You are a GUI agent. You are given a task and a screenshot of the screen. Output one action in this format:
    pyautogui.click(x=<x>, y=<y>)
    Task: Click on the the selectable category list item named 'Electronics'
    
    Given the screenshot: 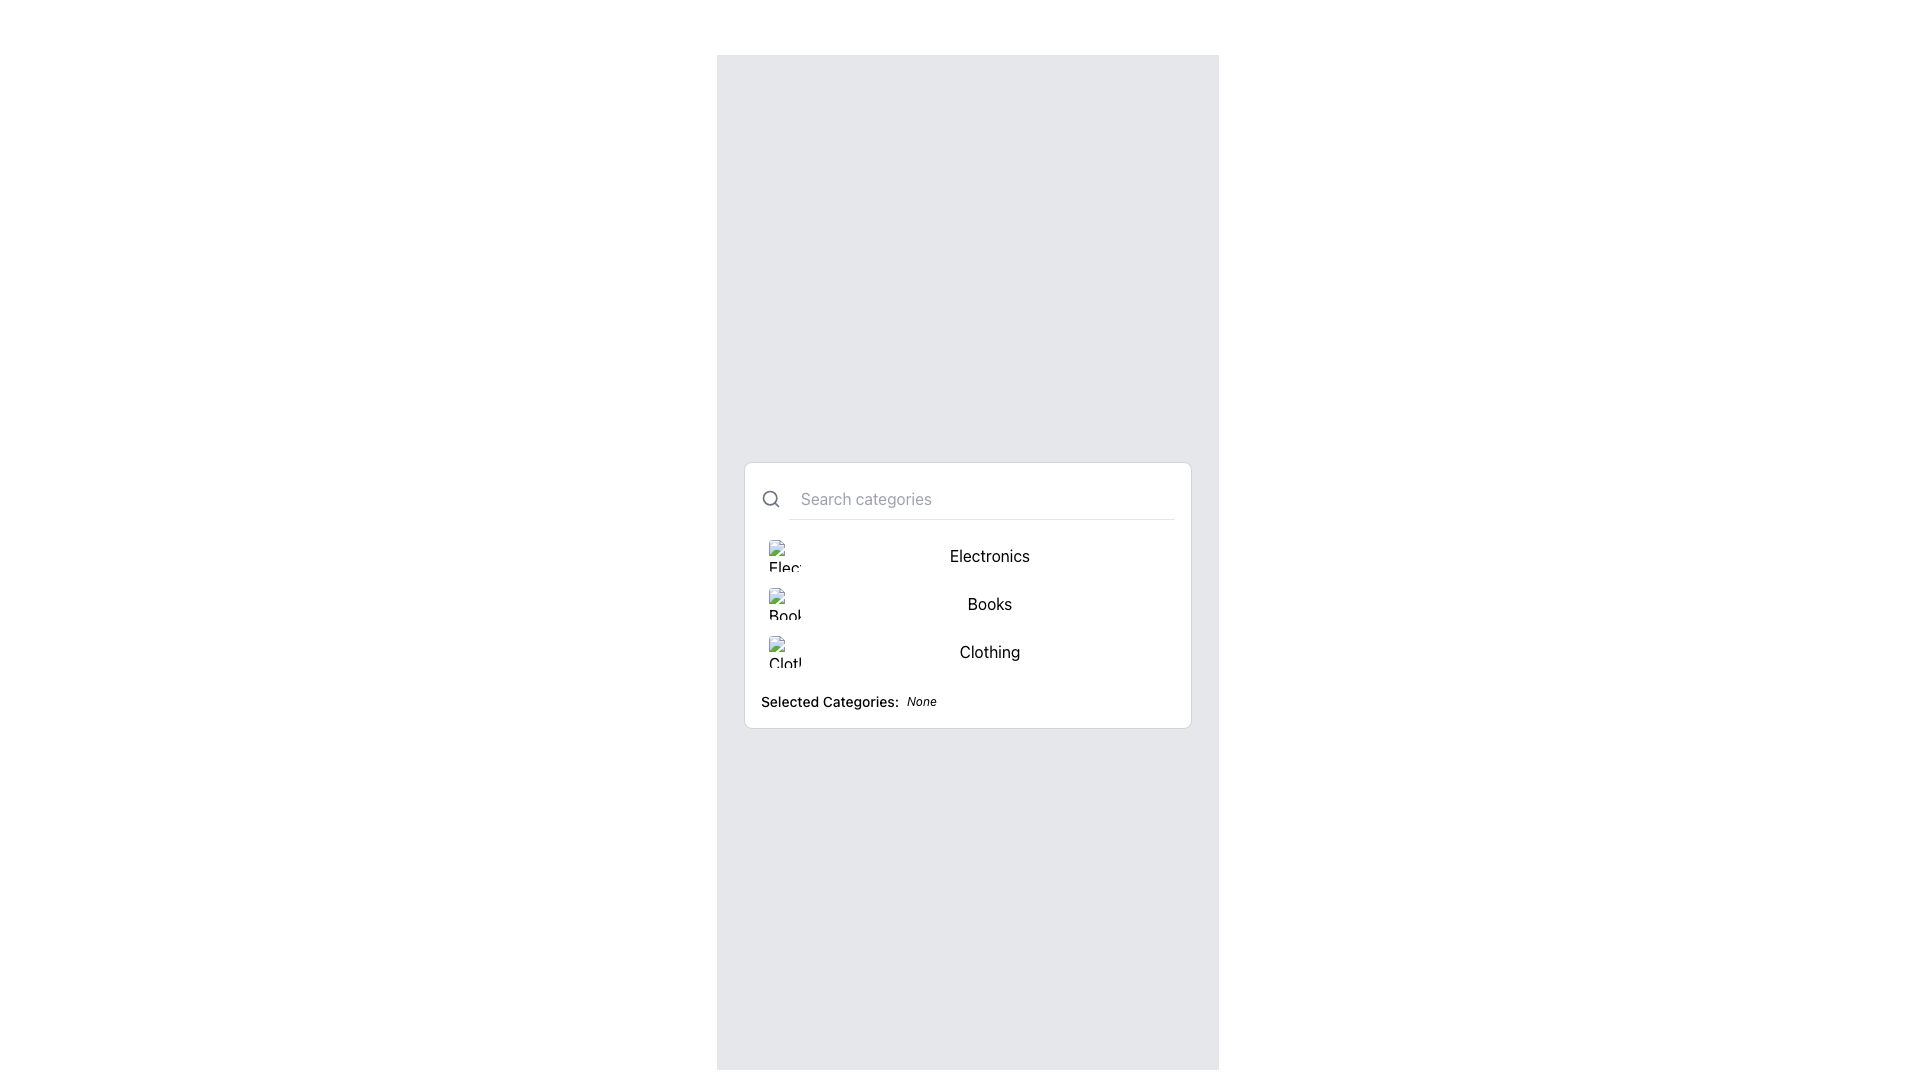 What is the action you would take?
    pyautogui.click(x=968, y=555)
    